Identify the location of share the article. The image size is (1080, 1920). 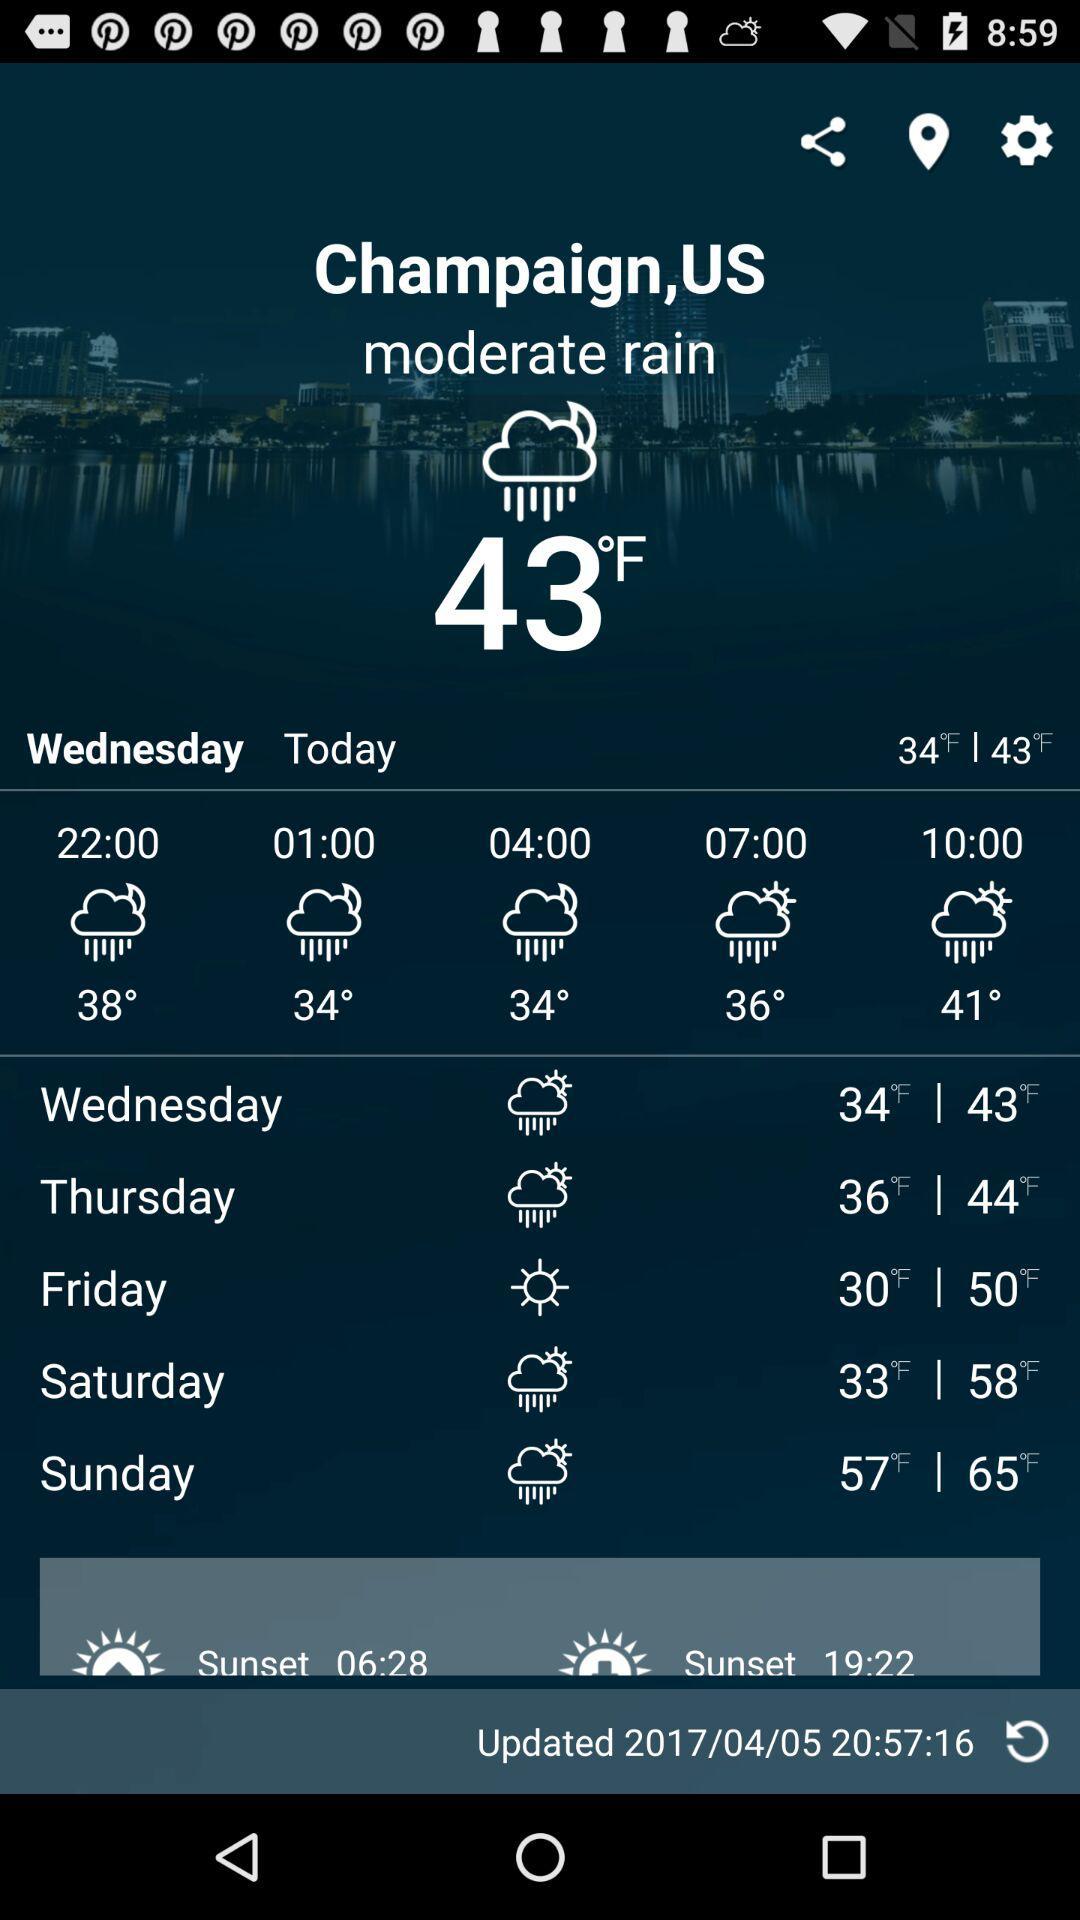
(822, 140).